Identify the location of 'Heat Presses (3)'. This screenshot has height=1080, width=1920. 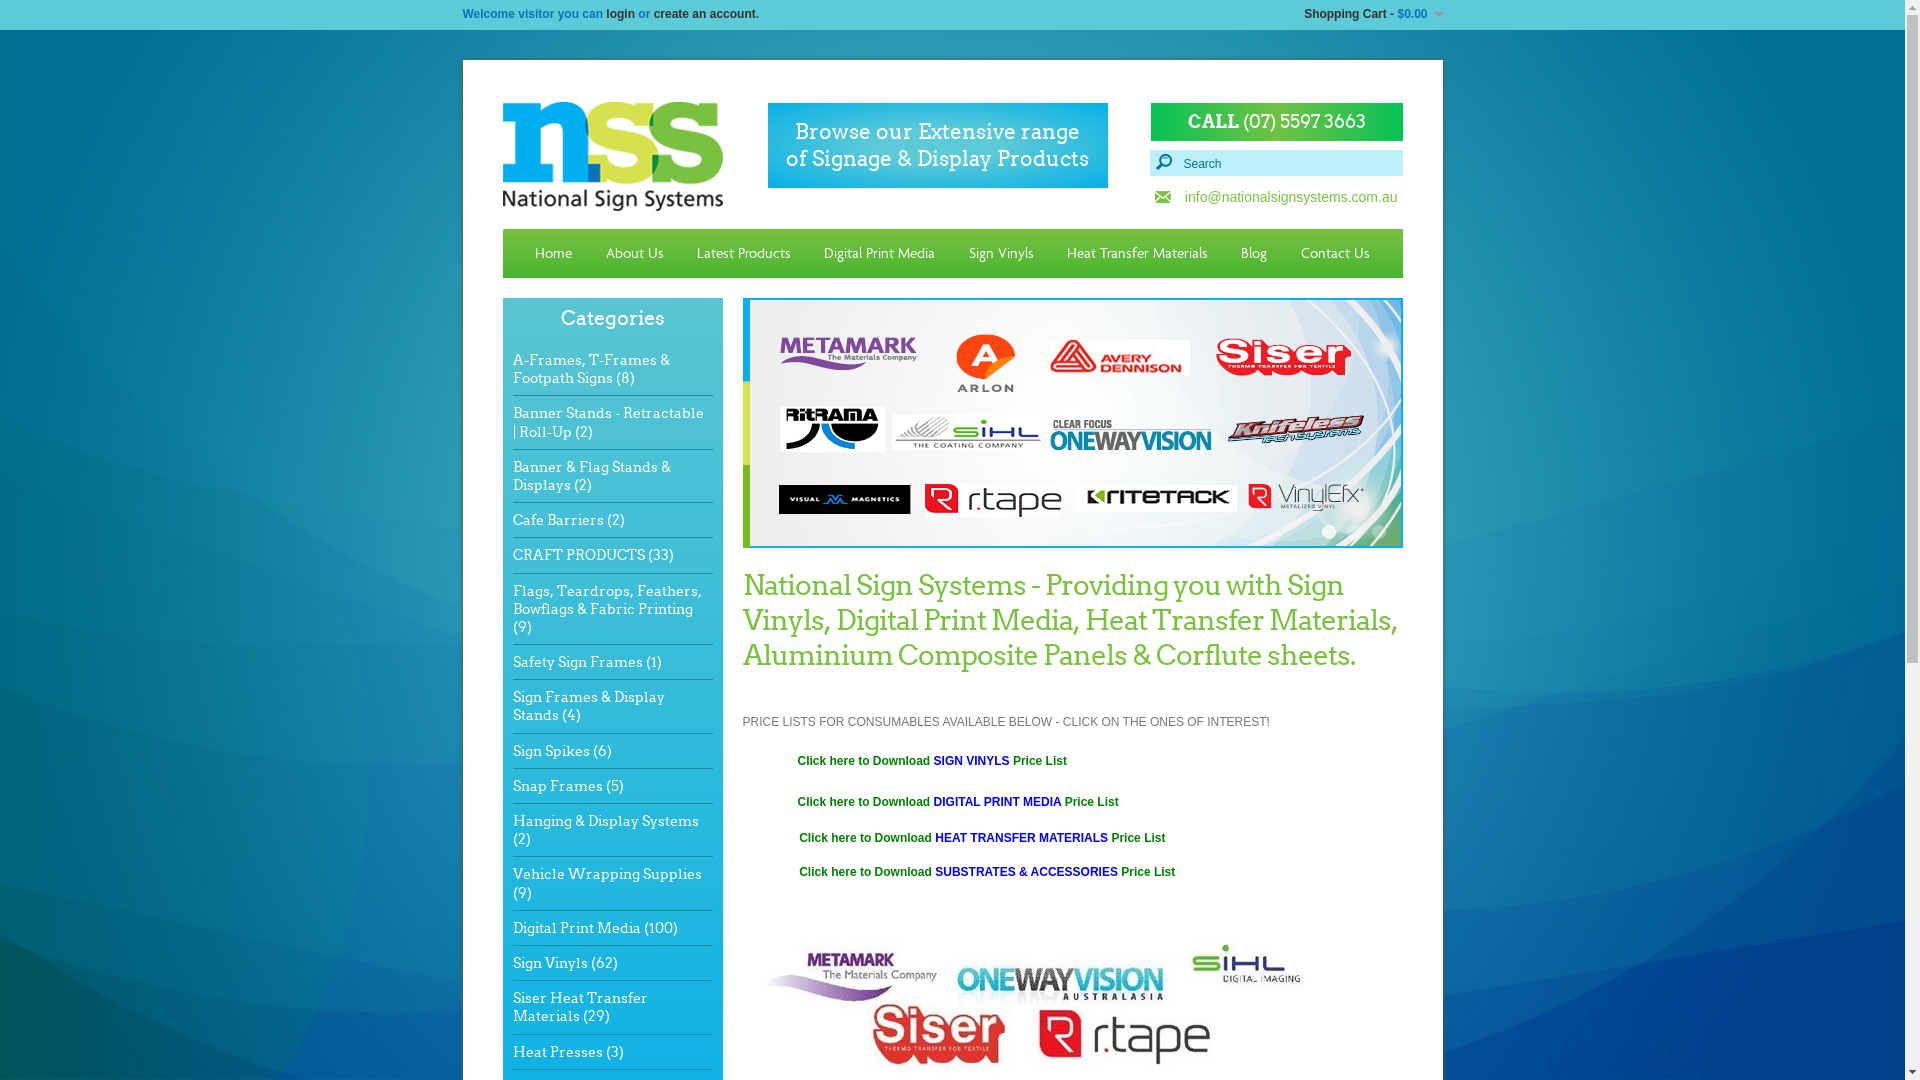
(512, 1051).